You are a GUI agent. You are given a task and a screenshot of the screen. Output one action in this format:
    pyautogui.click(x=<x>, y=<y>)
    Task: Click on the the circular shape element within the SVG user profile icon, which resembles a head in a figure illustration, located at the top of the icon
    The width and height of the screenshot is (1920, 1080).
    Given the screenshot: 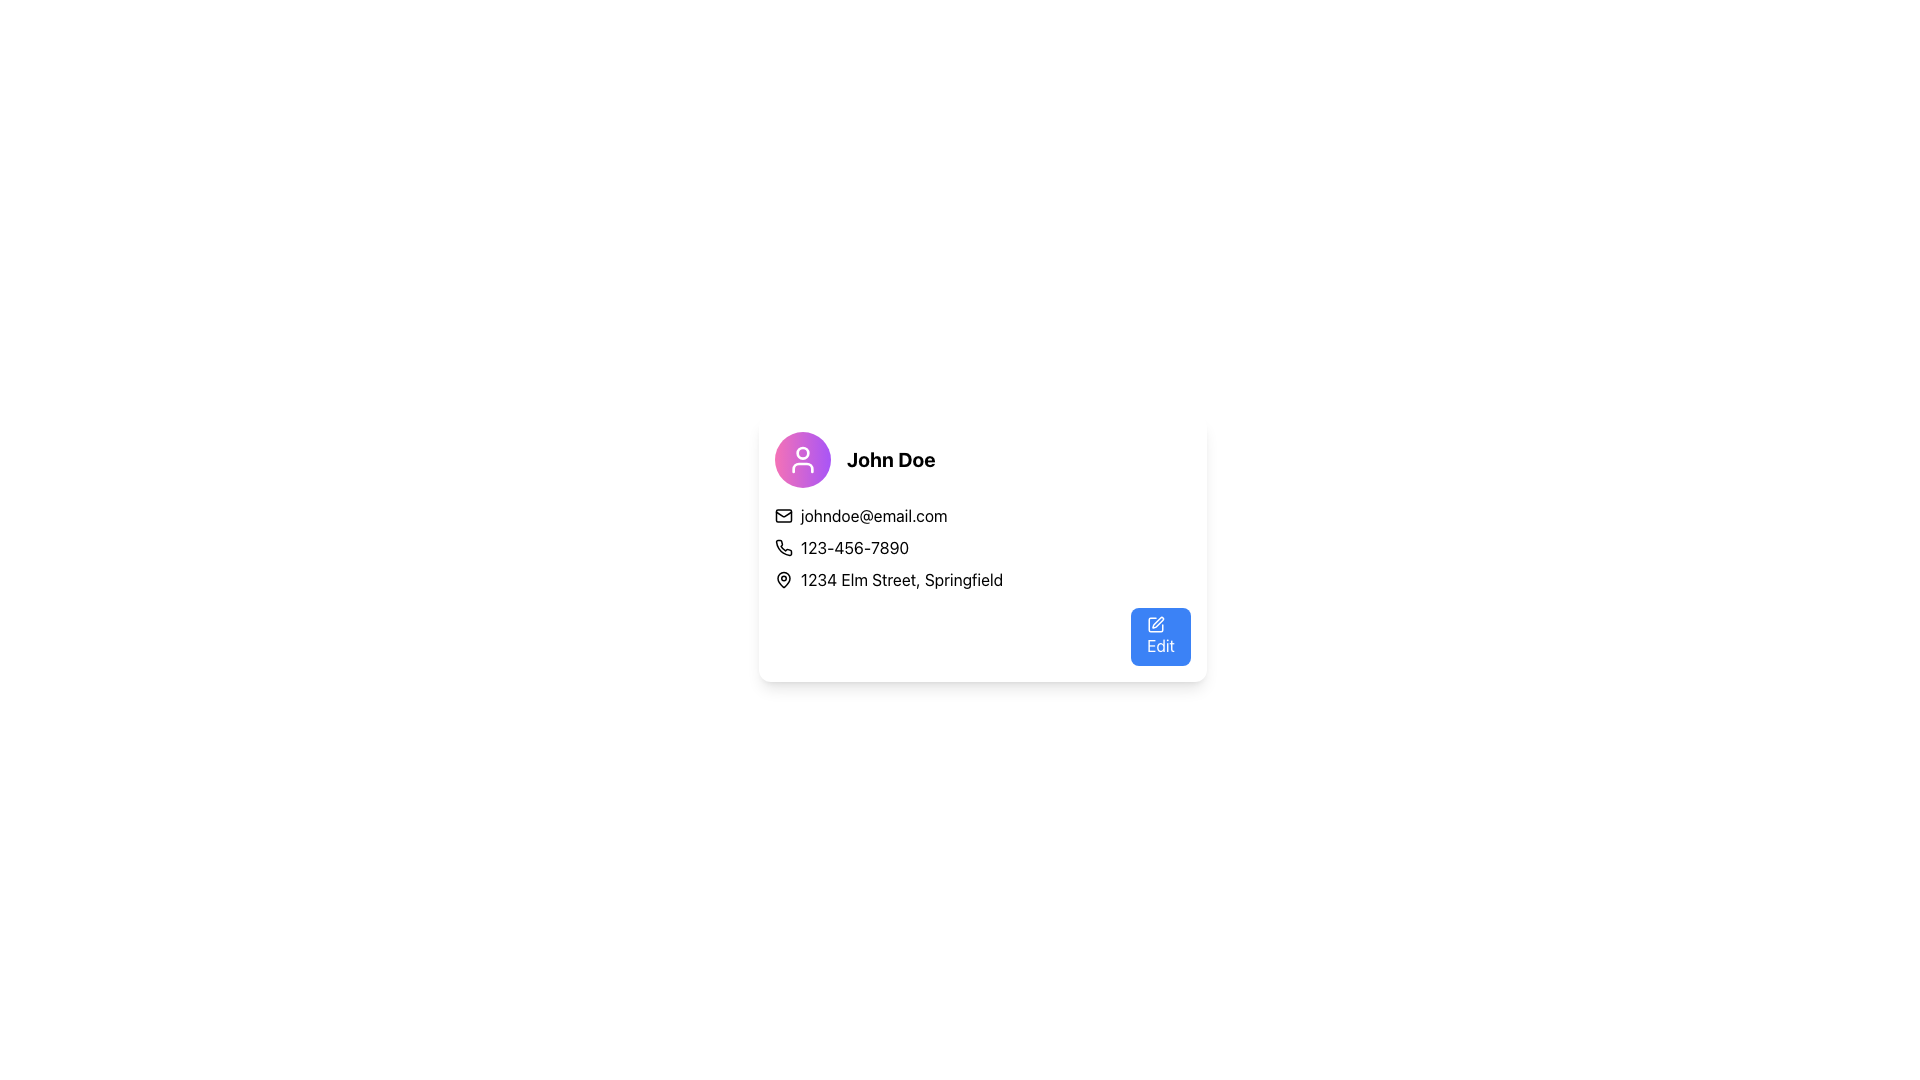 What is the action you would take?
    pyautogui.click(x=802, y=452)
    